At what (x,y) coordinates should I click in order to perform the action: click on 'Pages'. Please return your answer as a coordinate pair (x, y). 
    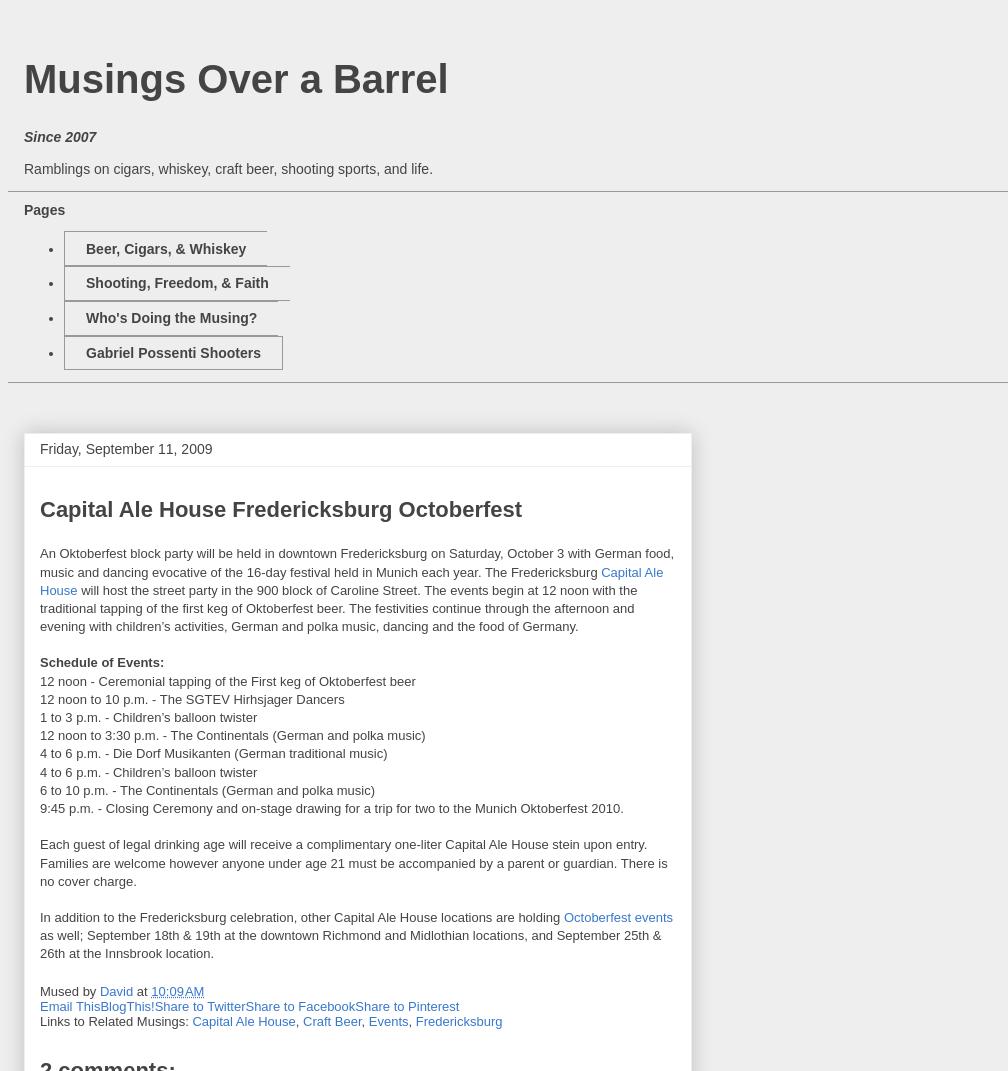
    Looking at the image, I should click on (44, 209).